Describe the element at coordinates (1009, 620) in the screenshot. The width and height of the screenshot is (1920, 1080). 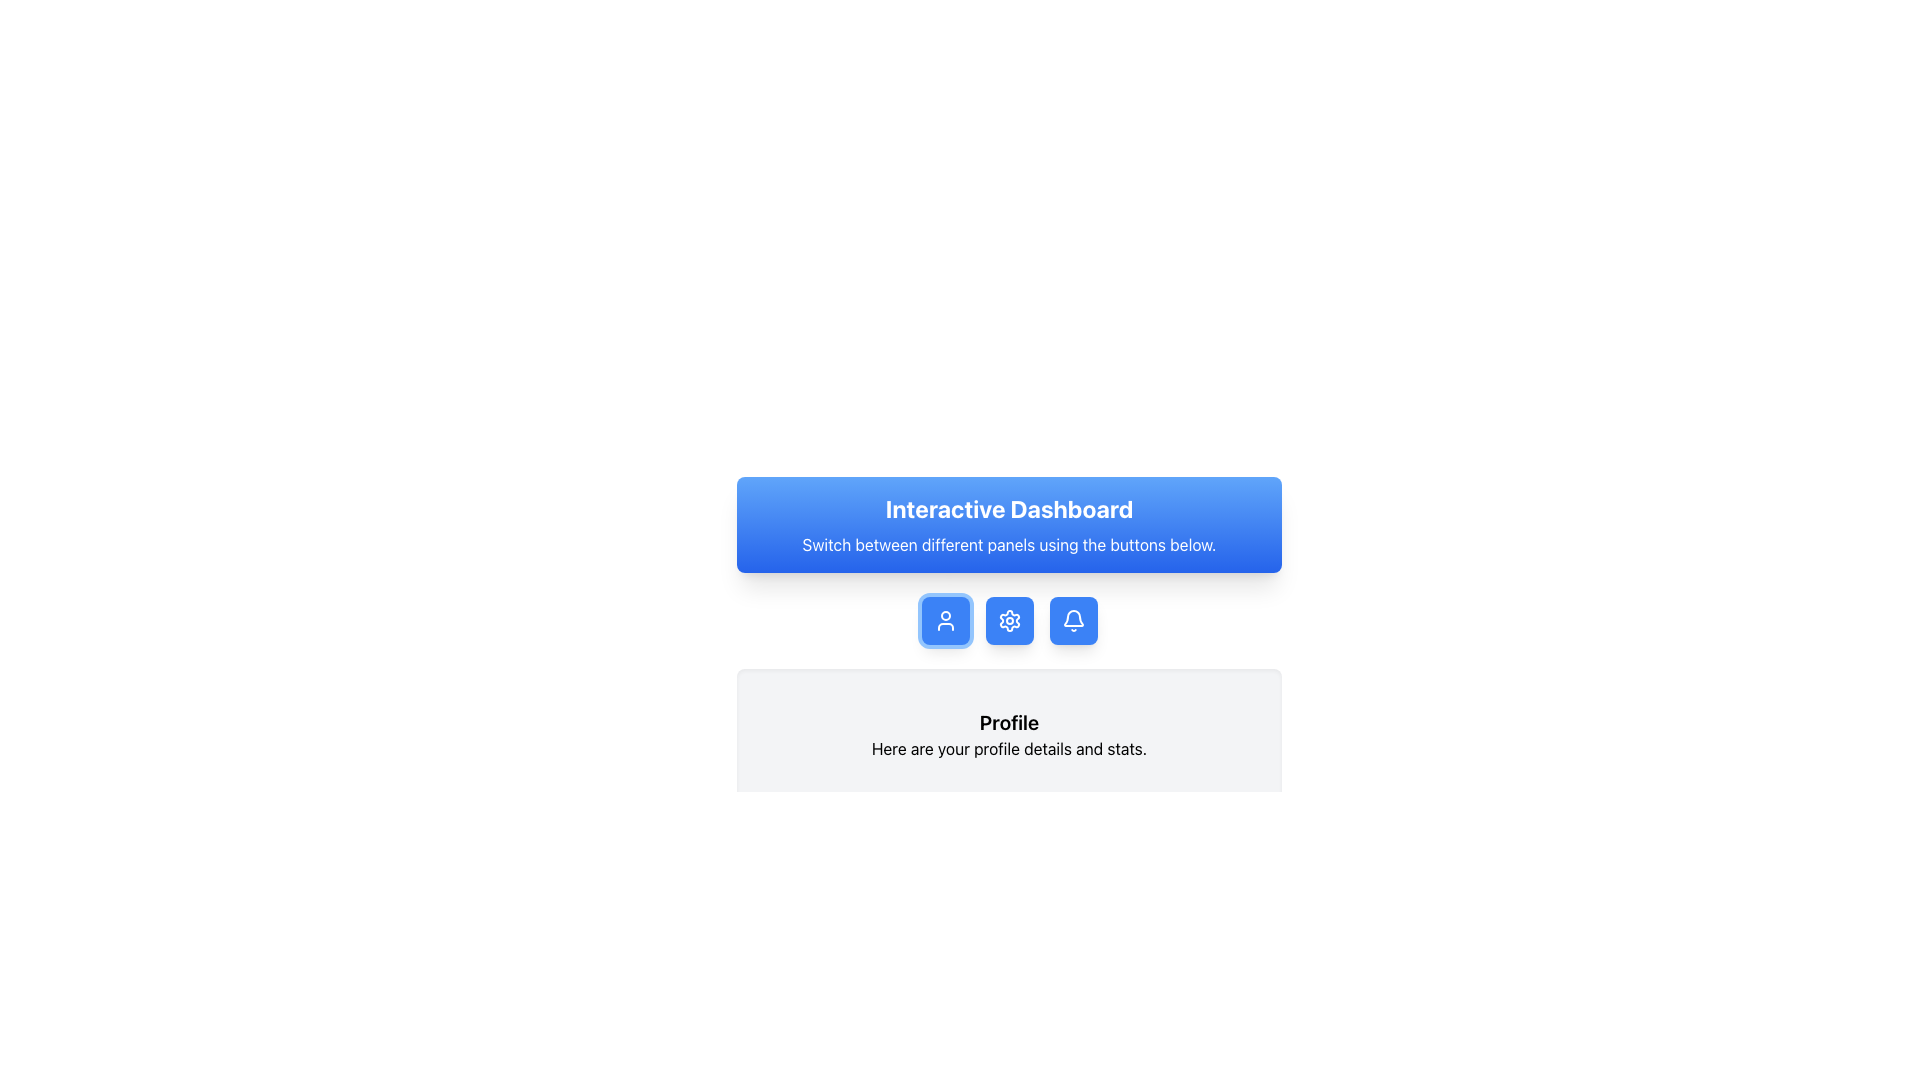
I see `the settings button located in the middle of three buttons below the 'Interactive Dashboard' heading` at that location.